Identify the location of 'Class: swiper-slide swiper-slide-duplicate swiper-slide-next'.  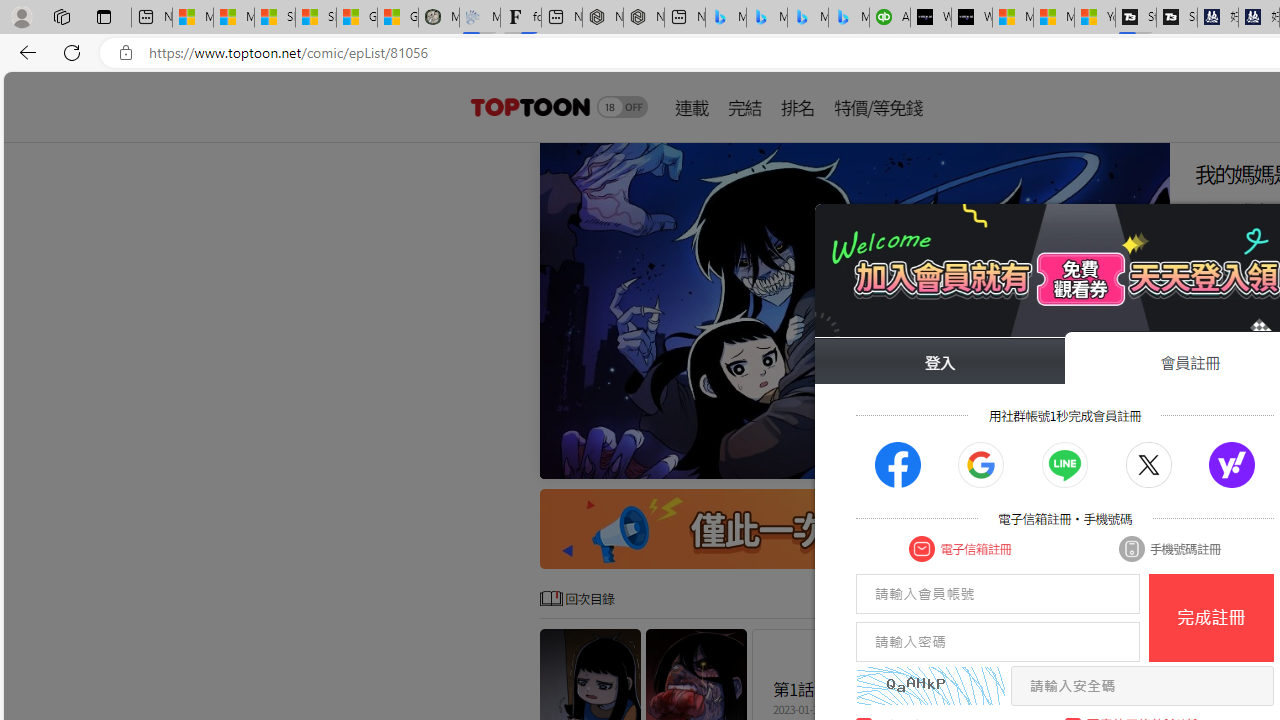
(855, 311).